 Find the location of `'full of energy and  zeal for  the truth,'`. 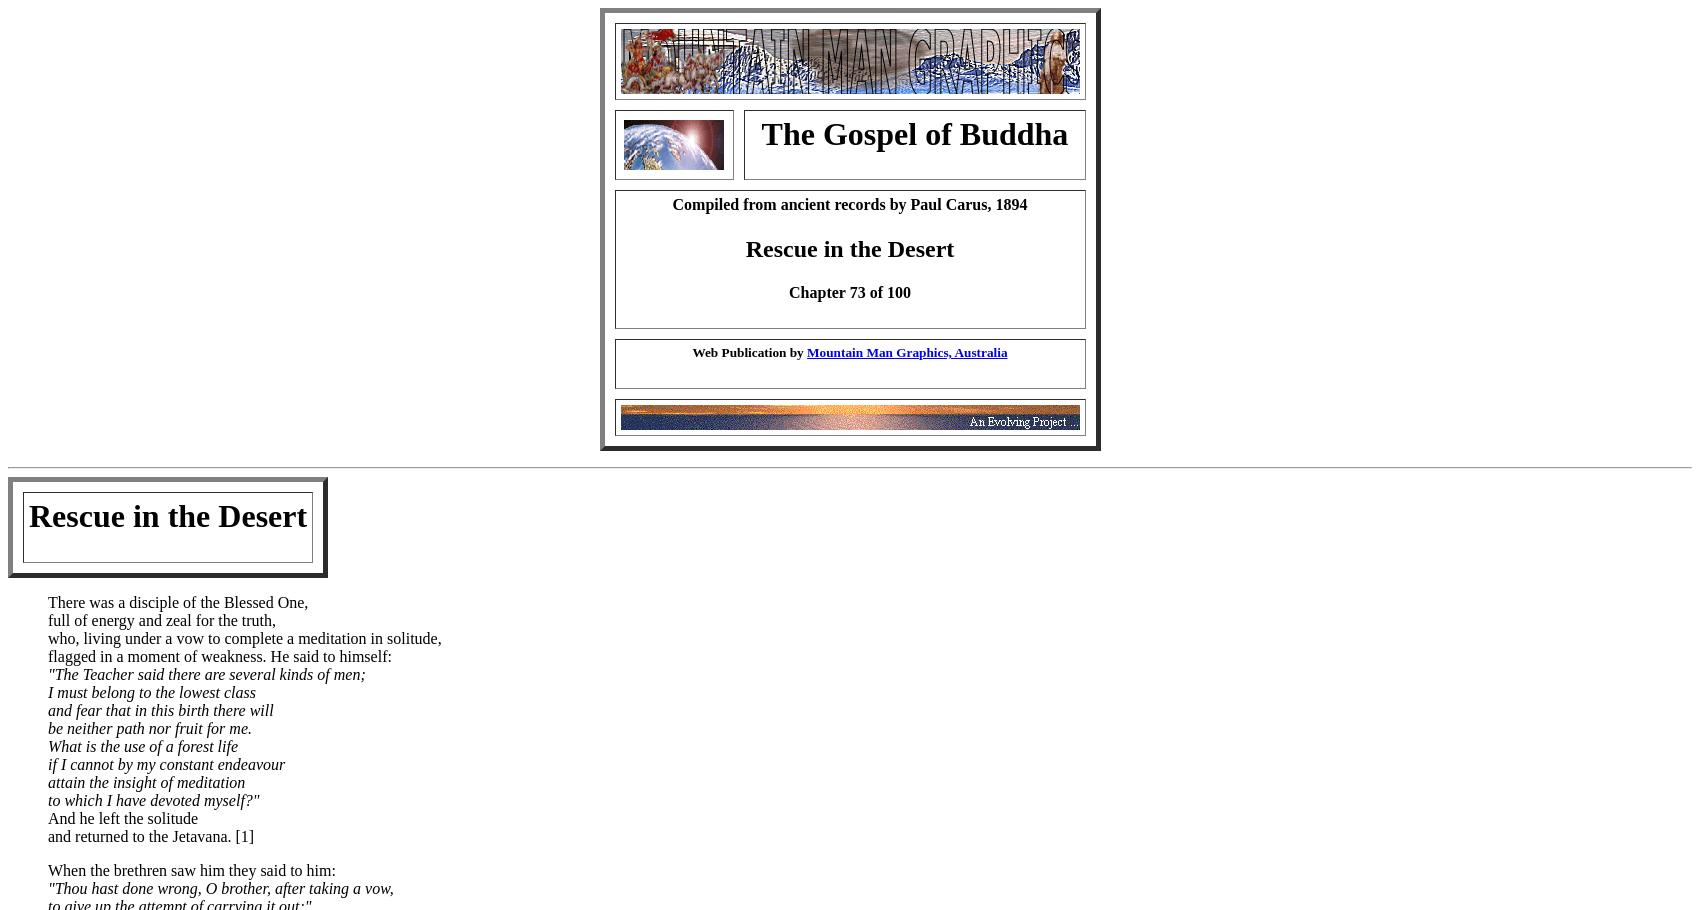

'full of energy and  zeal for  the truth,' is located at coordinates (47, 619).